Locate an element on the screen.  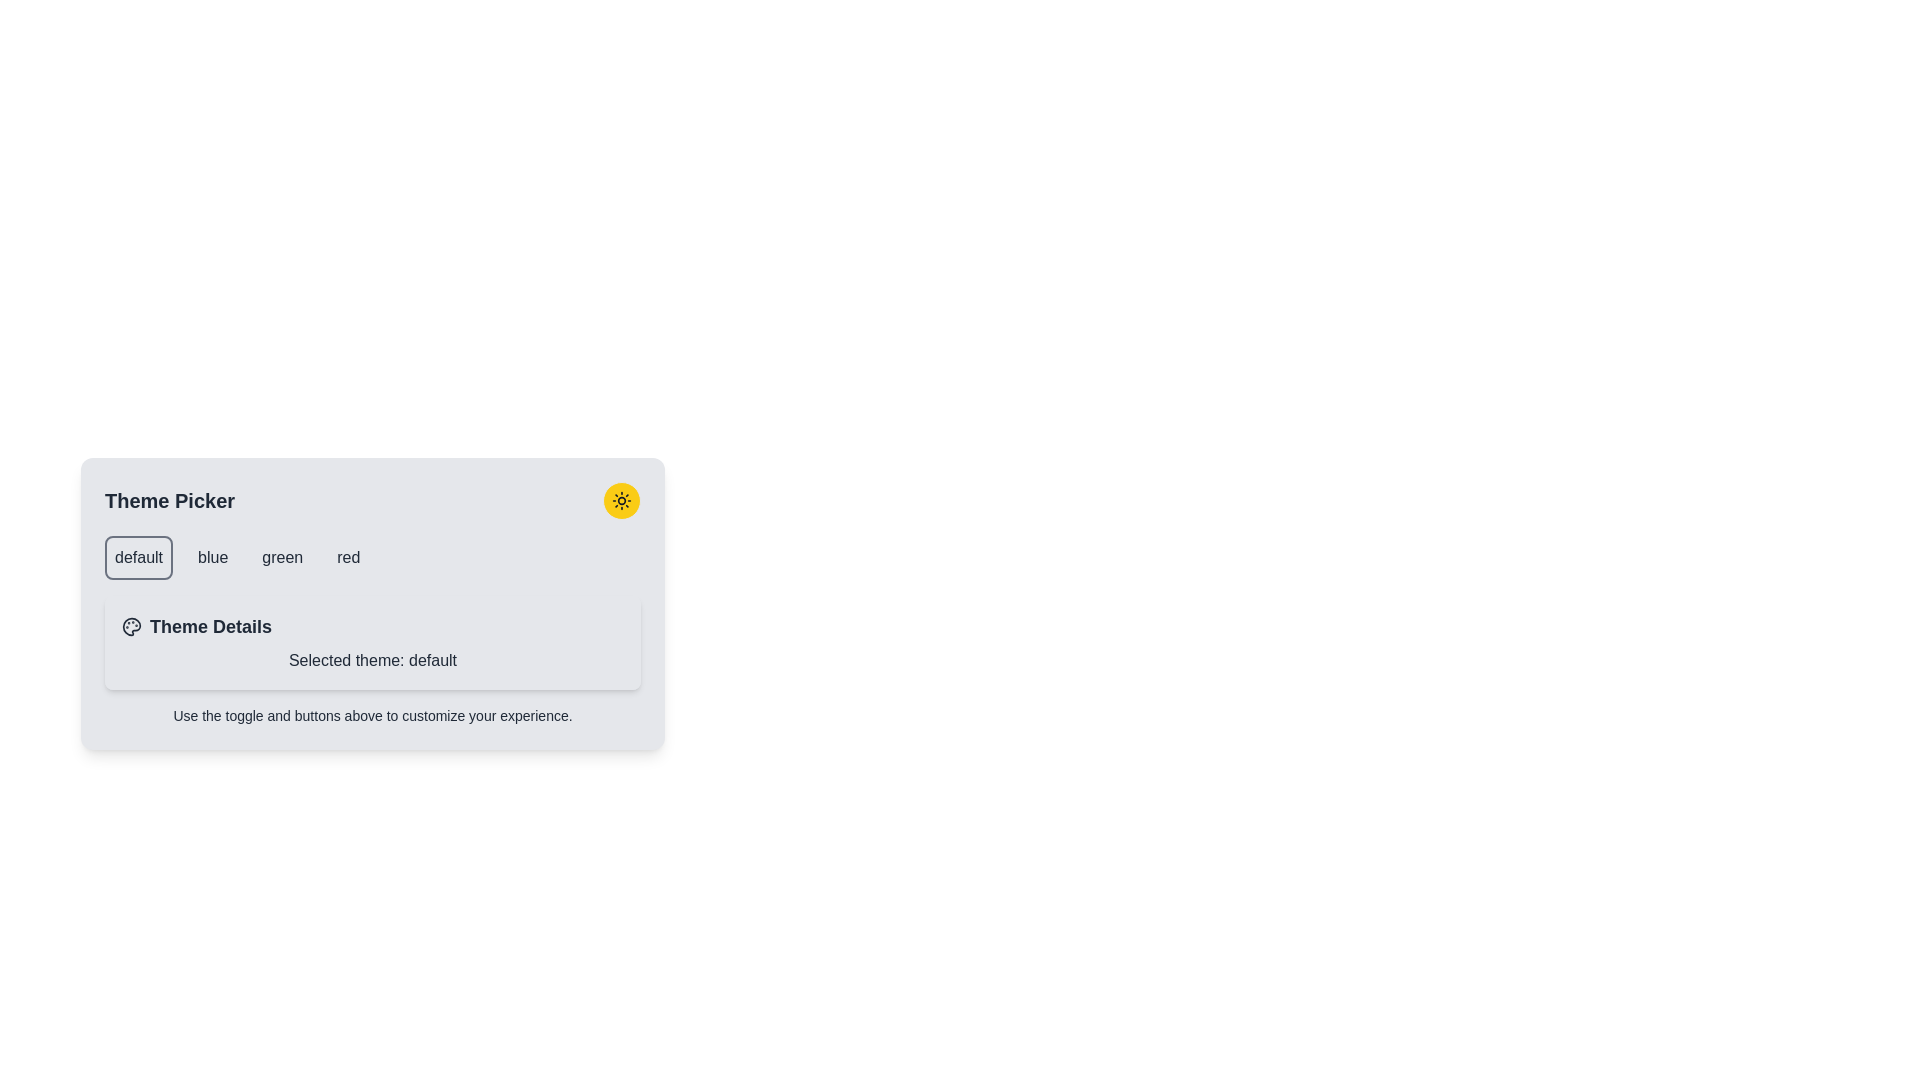
the 'default' button in the Theme Picker card is located at coordinates (138, 558).